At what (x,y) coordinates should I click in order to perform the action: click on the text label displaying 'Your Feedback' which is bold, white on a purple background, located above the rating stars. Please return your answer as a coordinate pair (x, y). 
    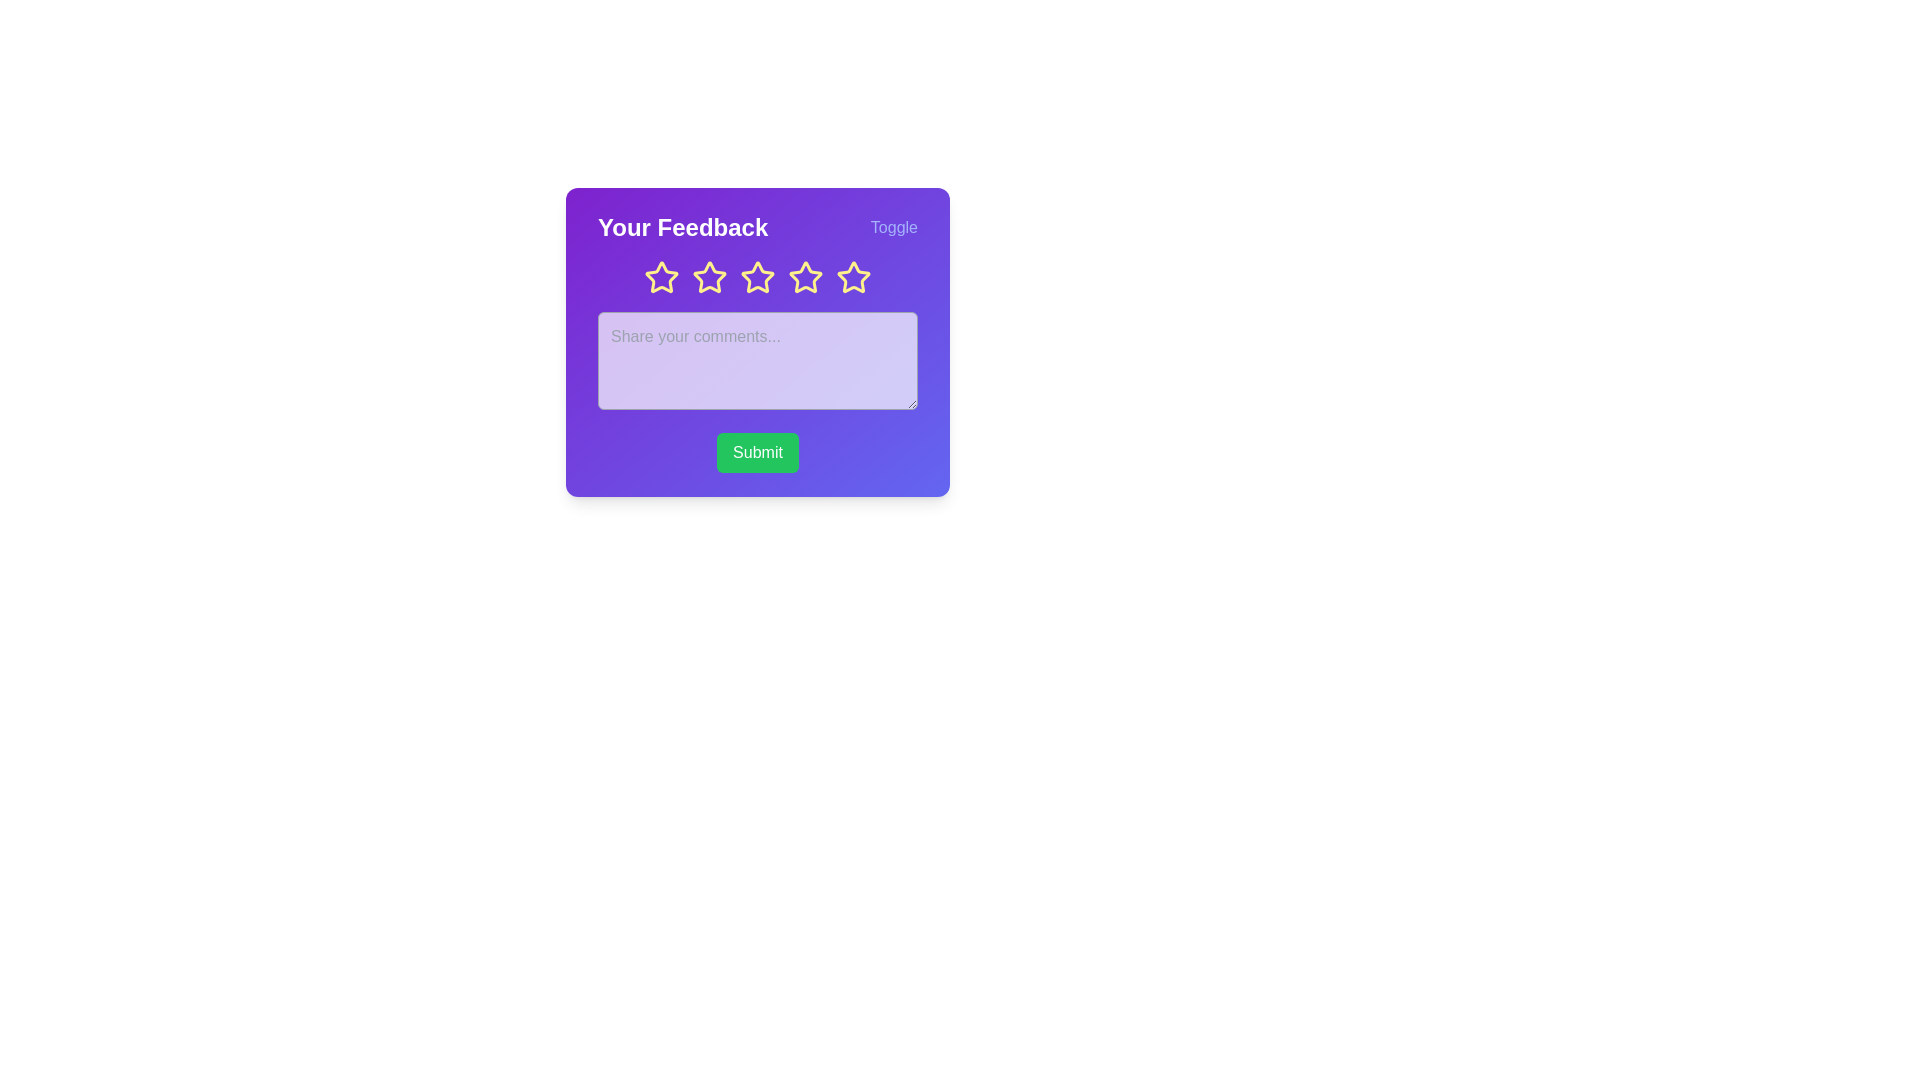
    Looking at the image, I should click on (683, 226).